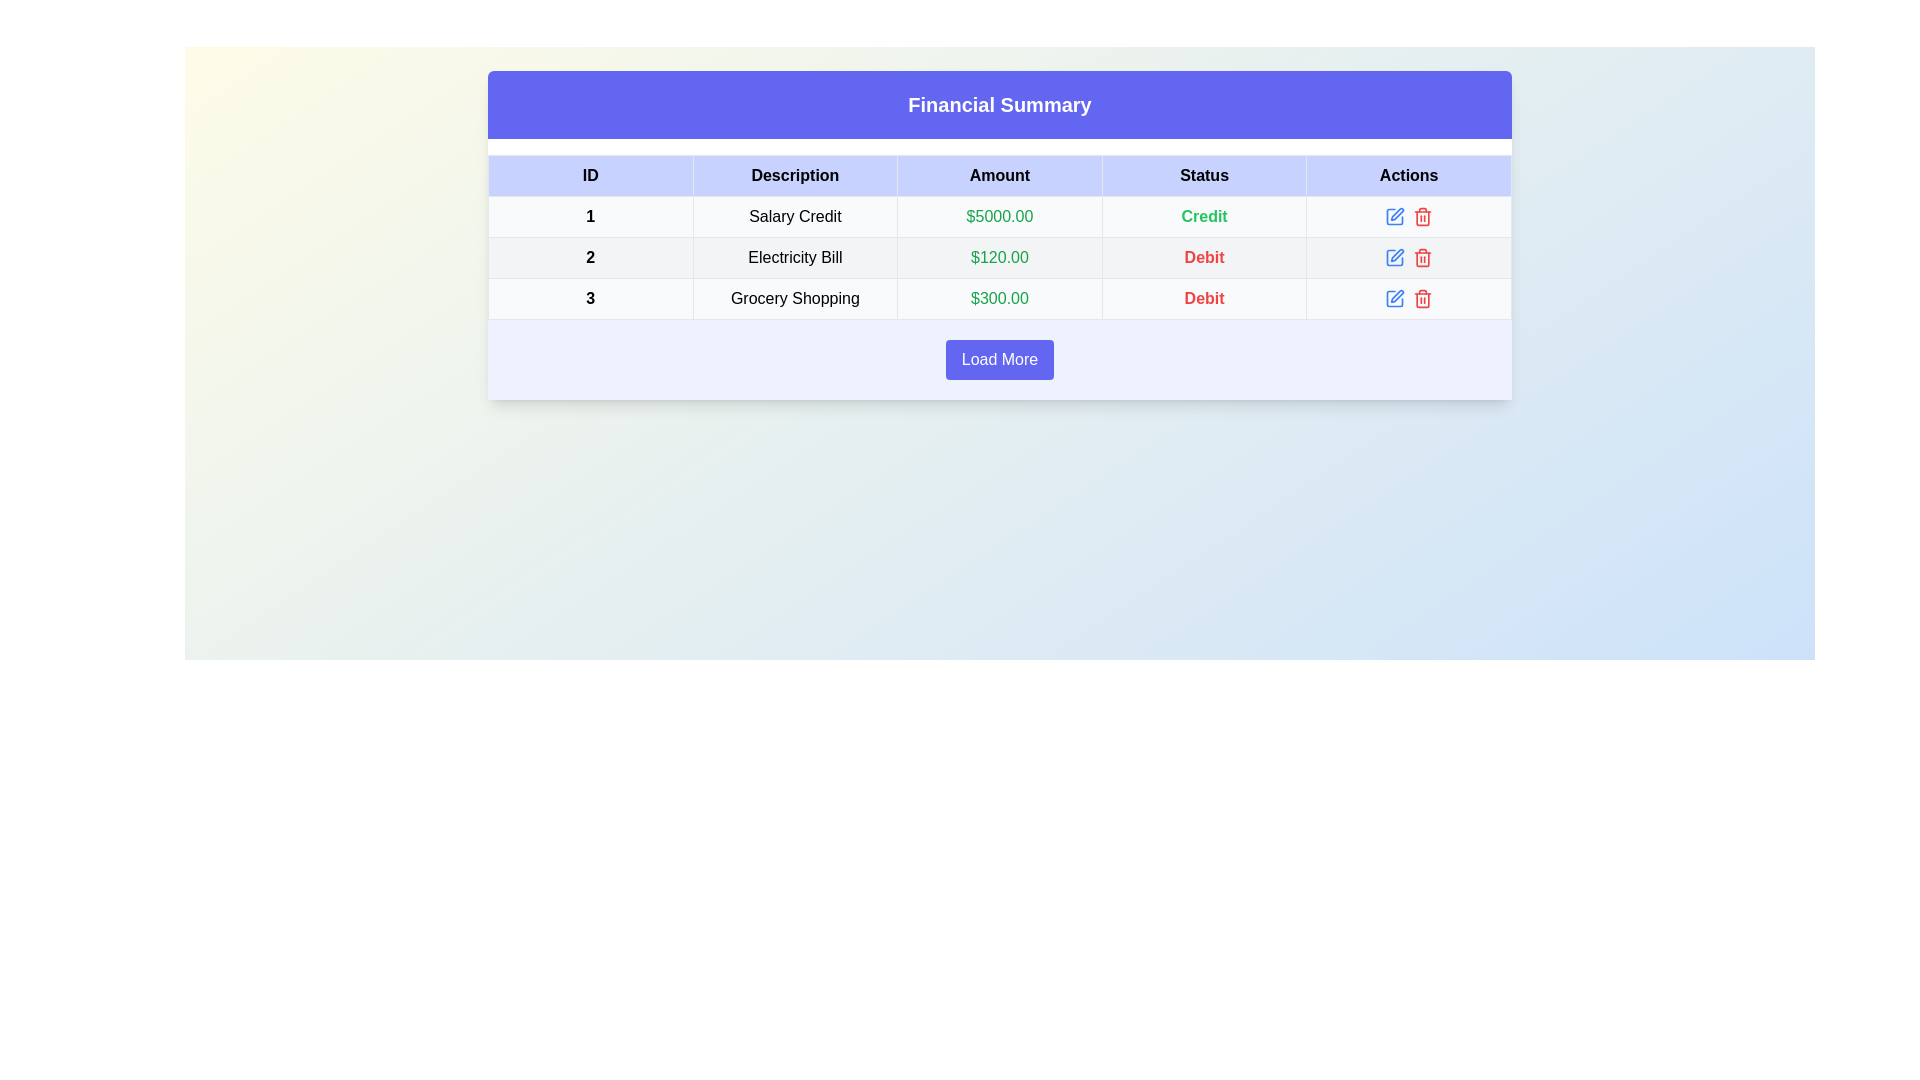 This screenshot has width=1920, height=1080. Describe the element at coordinates (1408, 216) in the screenshot. I see `the grouped icons for actions in the first row of the table associated with 'Salary Credit' using keyboard navigation` at that location.